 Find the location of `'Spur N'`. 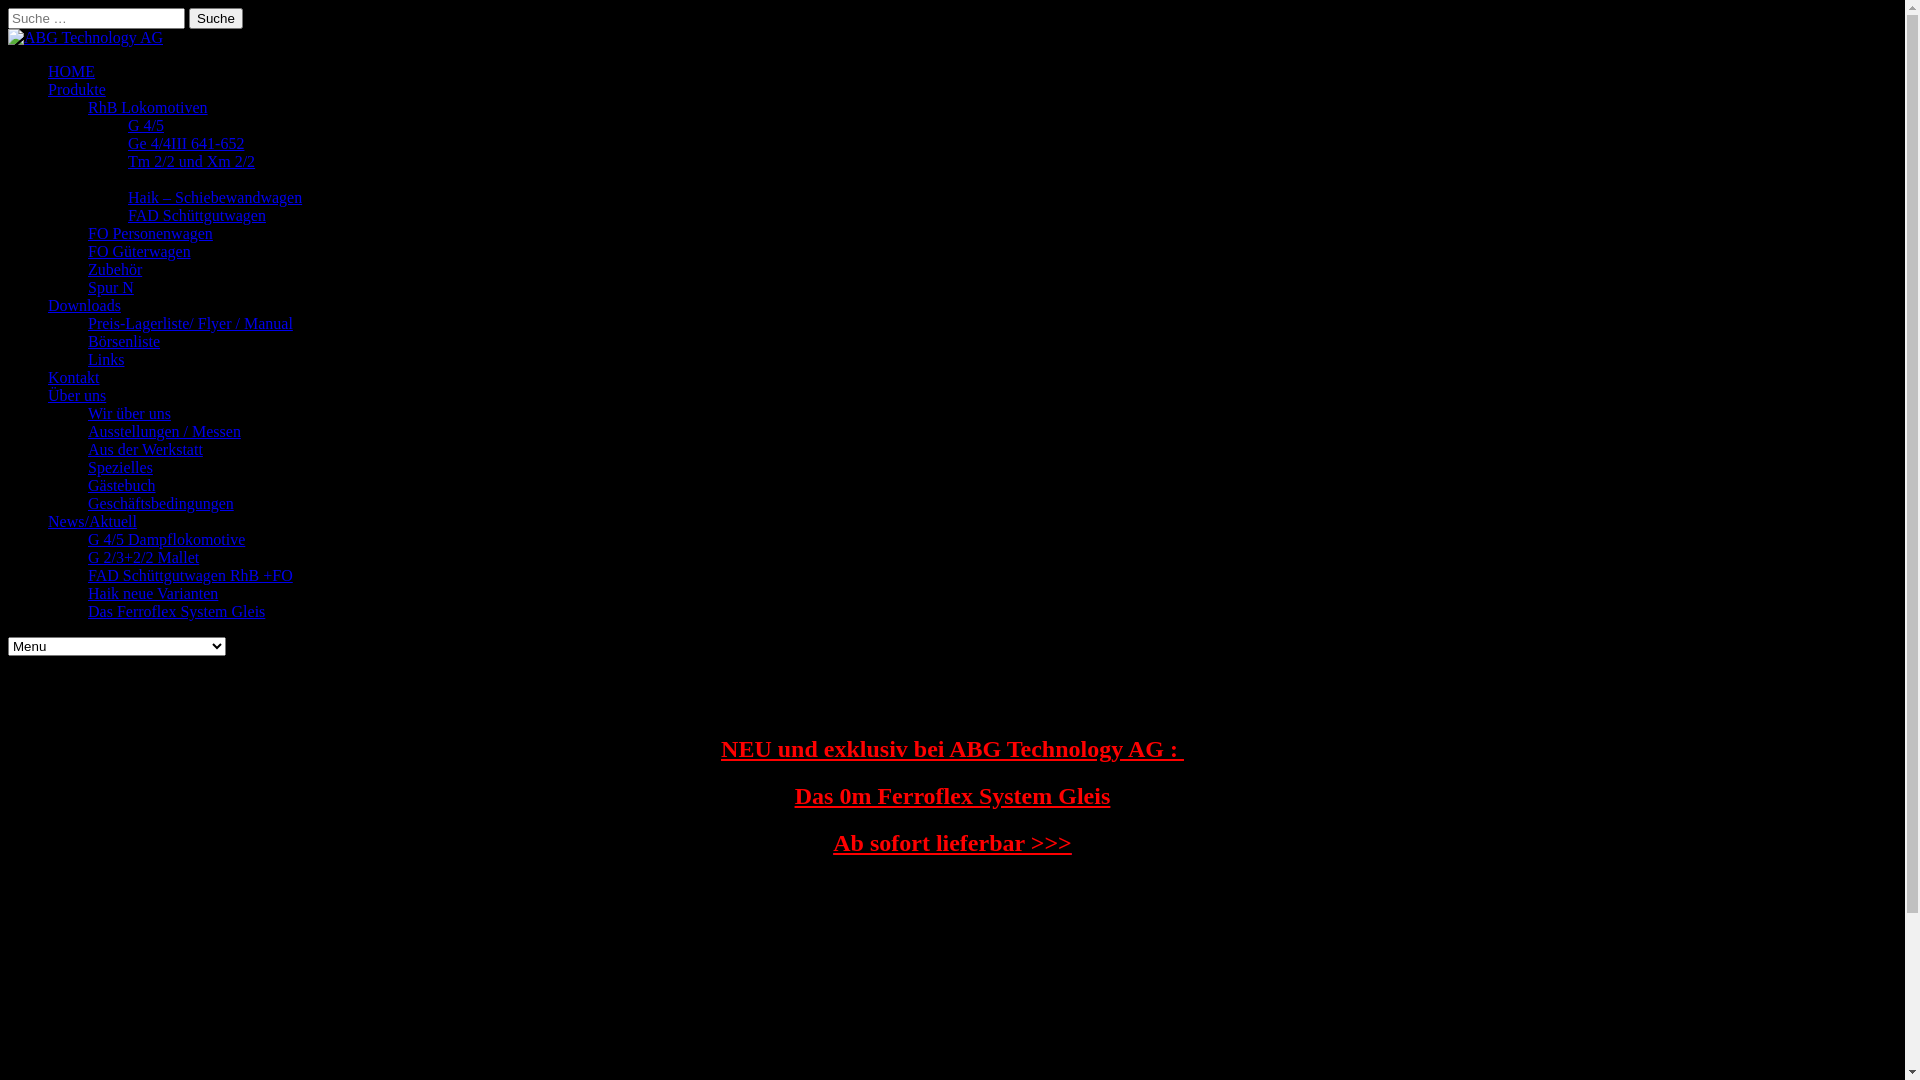

'Spur N' is located at coordinates (109, 287).